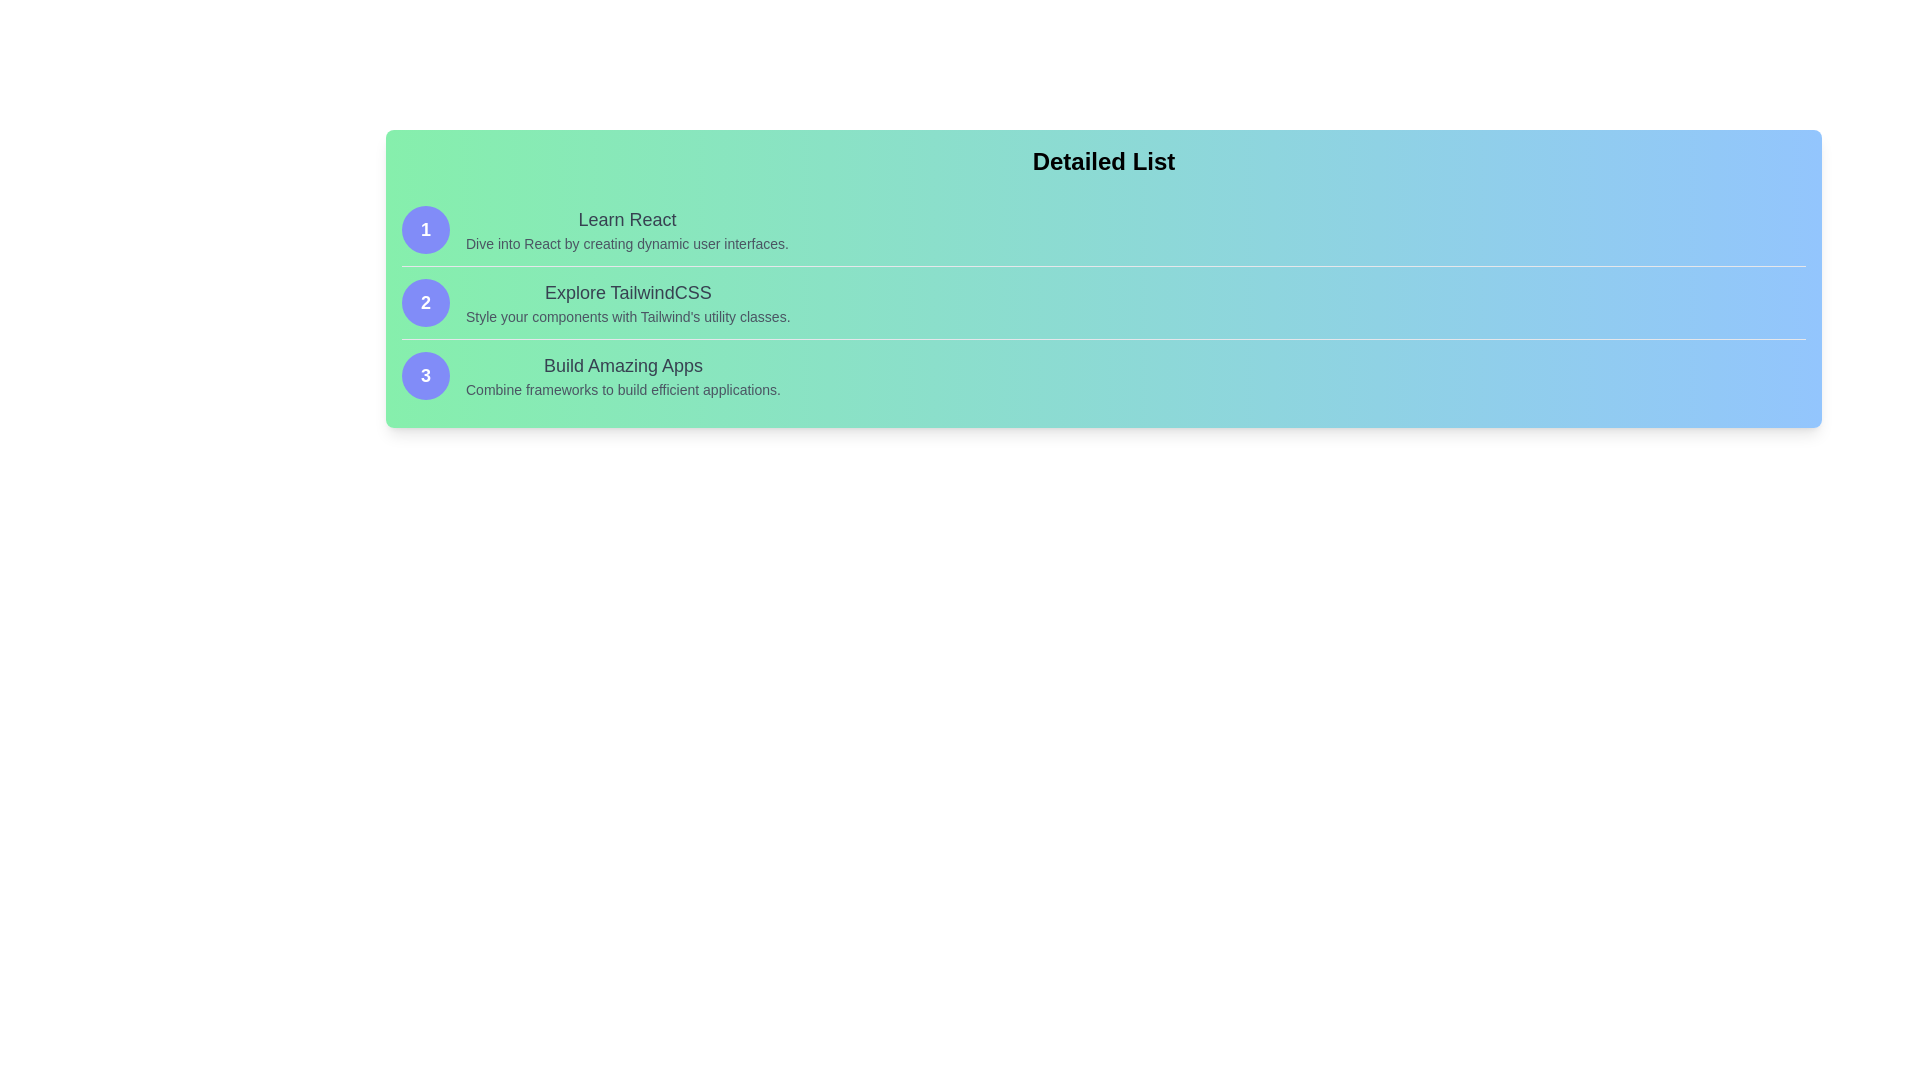 The width and height of the screenshot is (1920, 1080). Describe the element at coordinates (425, 303) in the screenshot. I see `the content of the Circular Badge located to the left of 'Explore TailwindCSS', which is the second item in a vertical list` at that location.